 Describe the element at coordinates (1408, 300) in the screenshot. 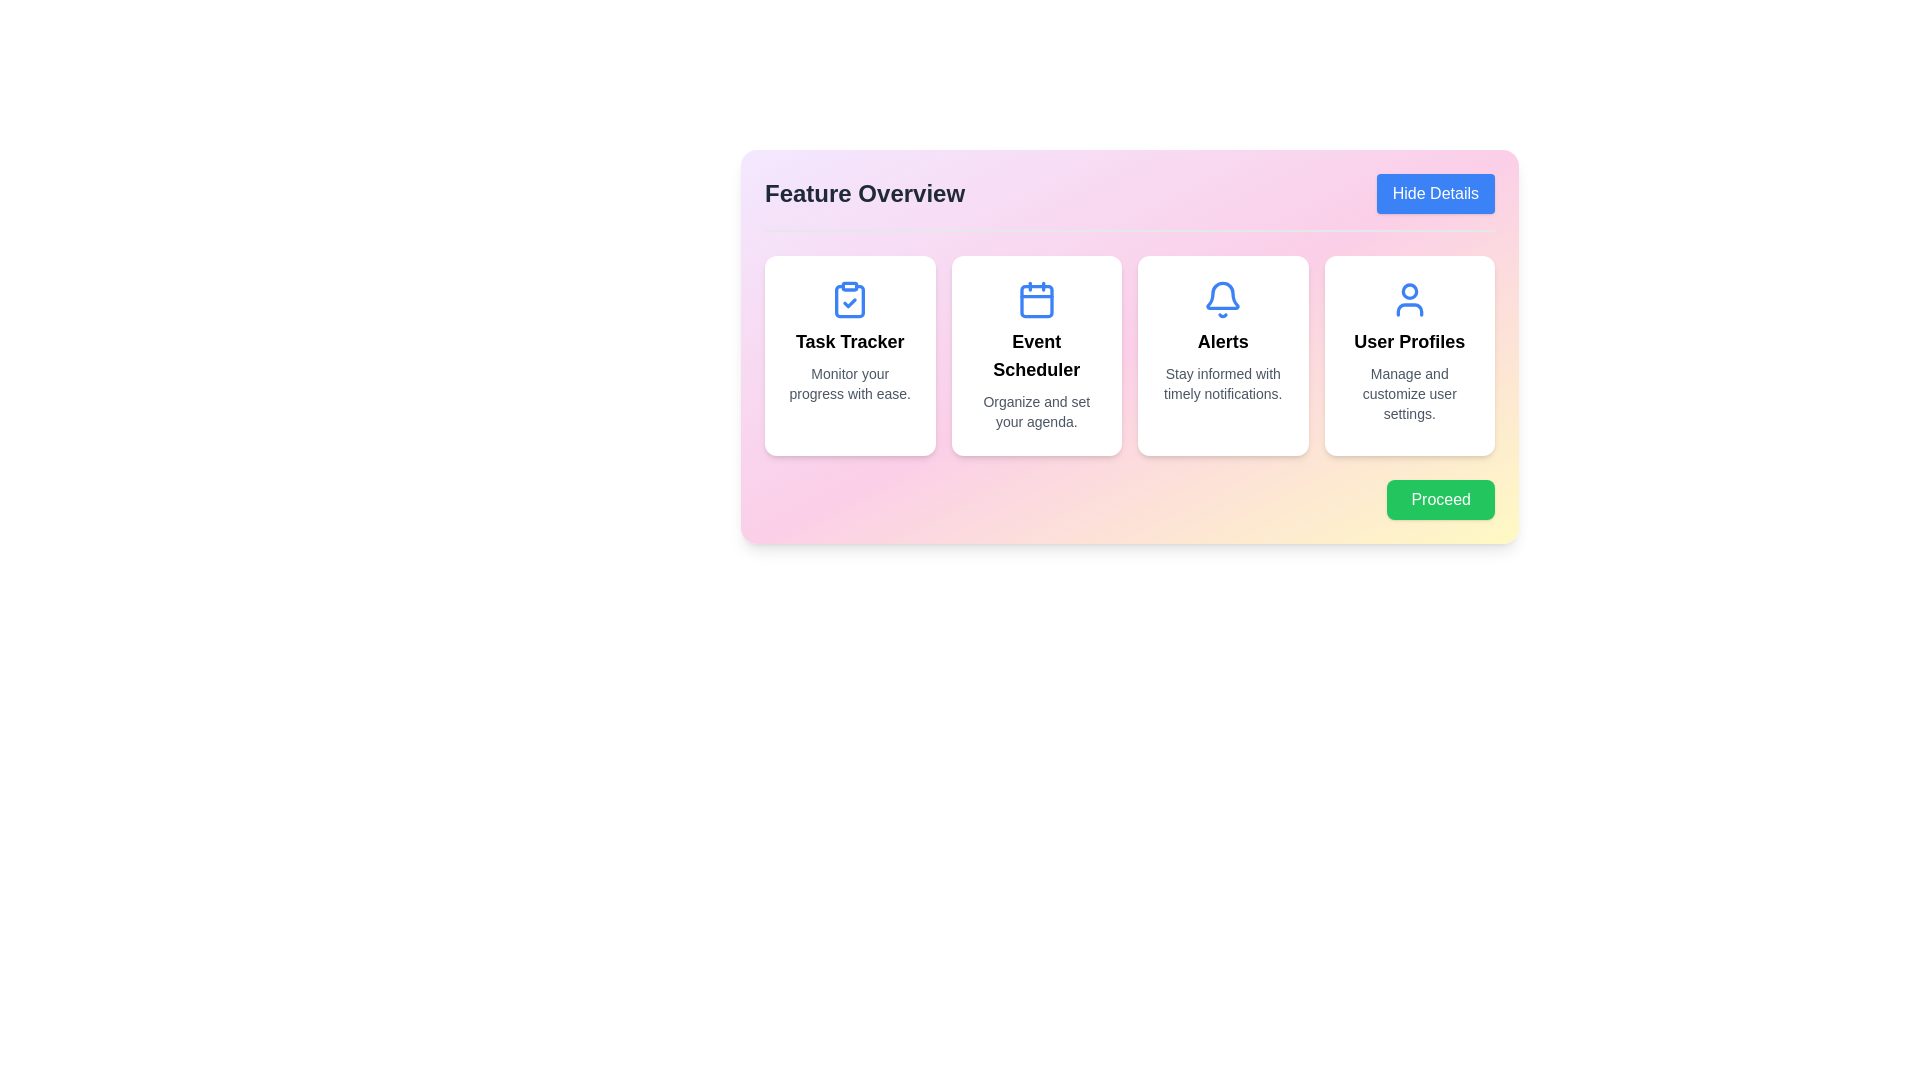

I see `the user profile icon located at the bottom-right of the 'User Profiles' card within the 'Feature Overview' section` at that location.